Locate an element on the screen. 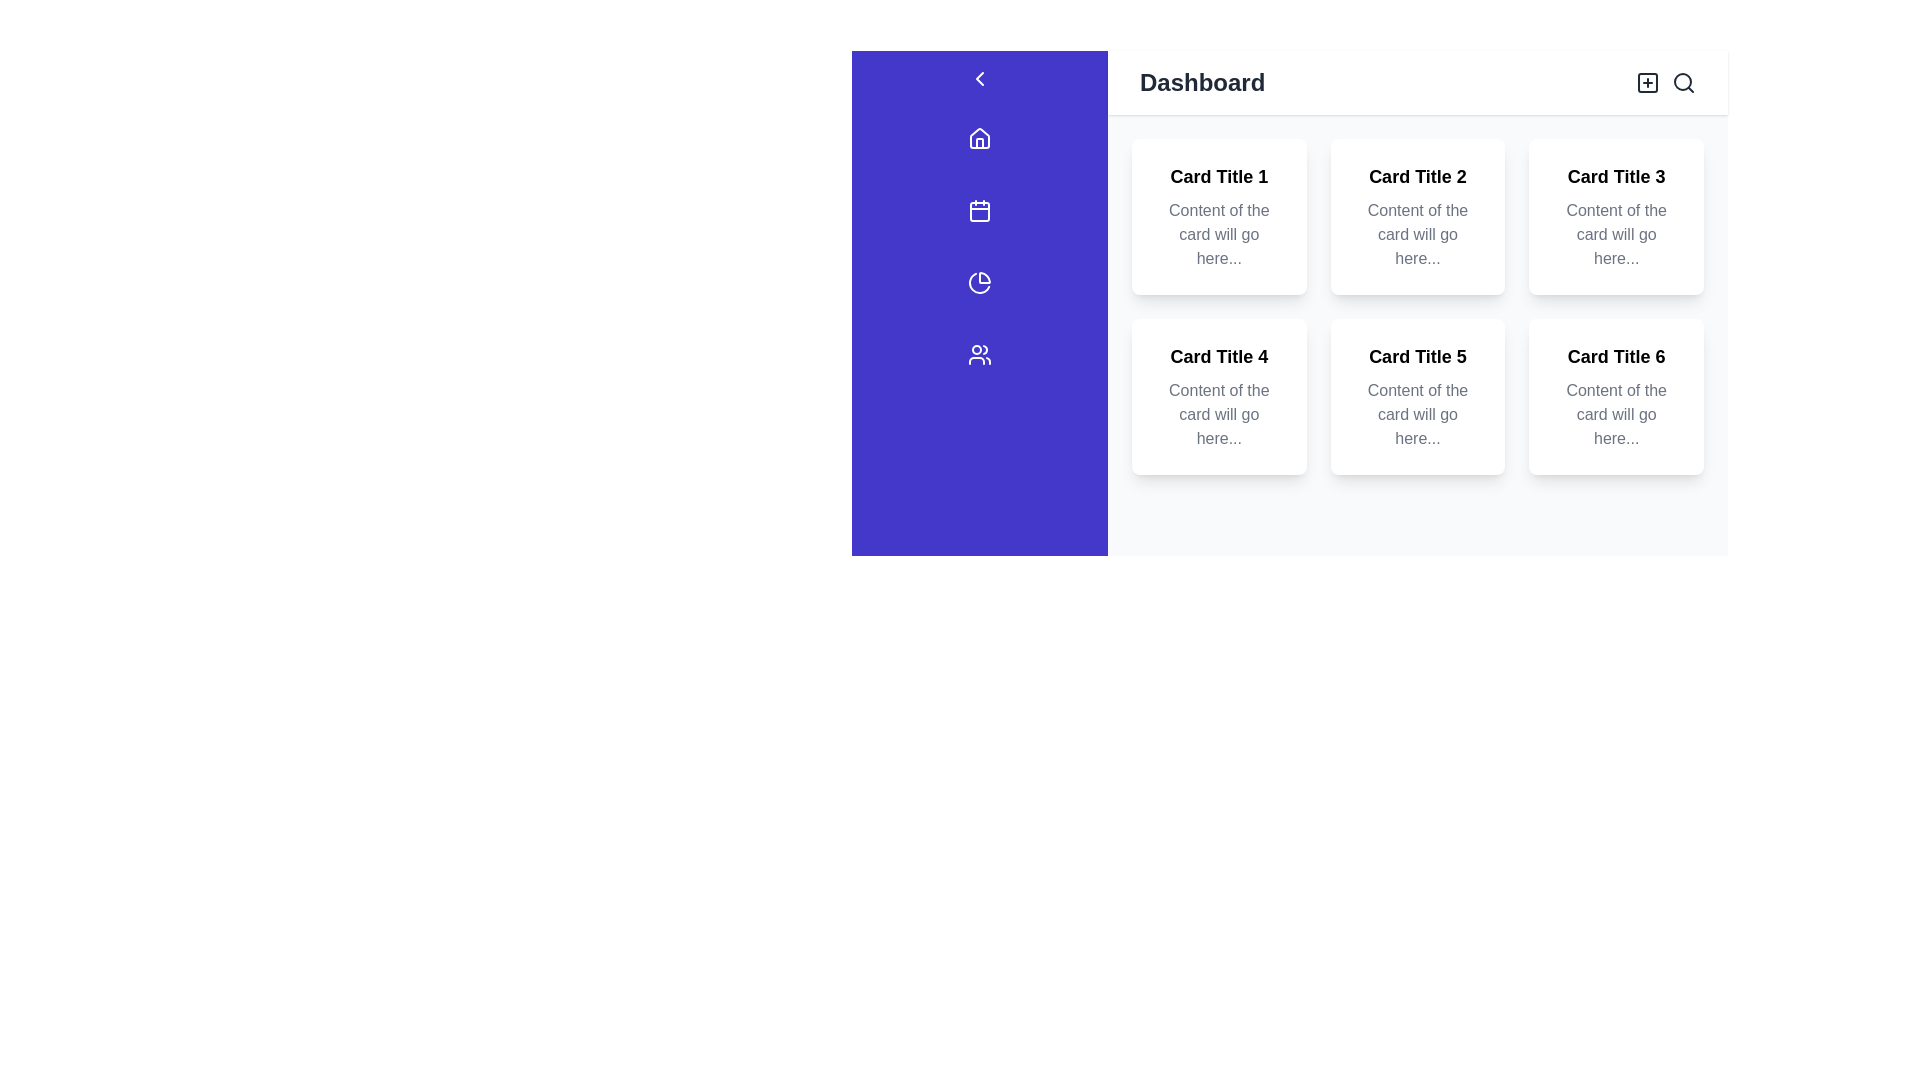  the 'Dashboard' text element is located at coordinates (1201, 82).